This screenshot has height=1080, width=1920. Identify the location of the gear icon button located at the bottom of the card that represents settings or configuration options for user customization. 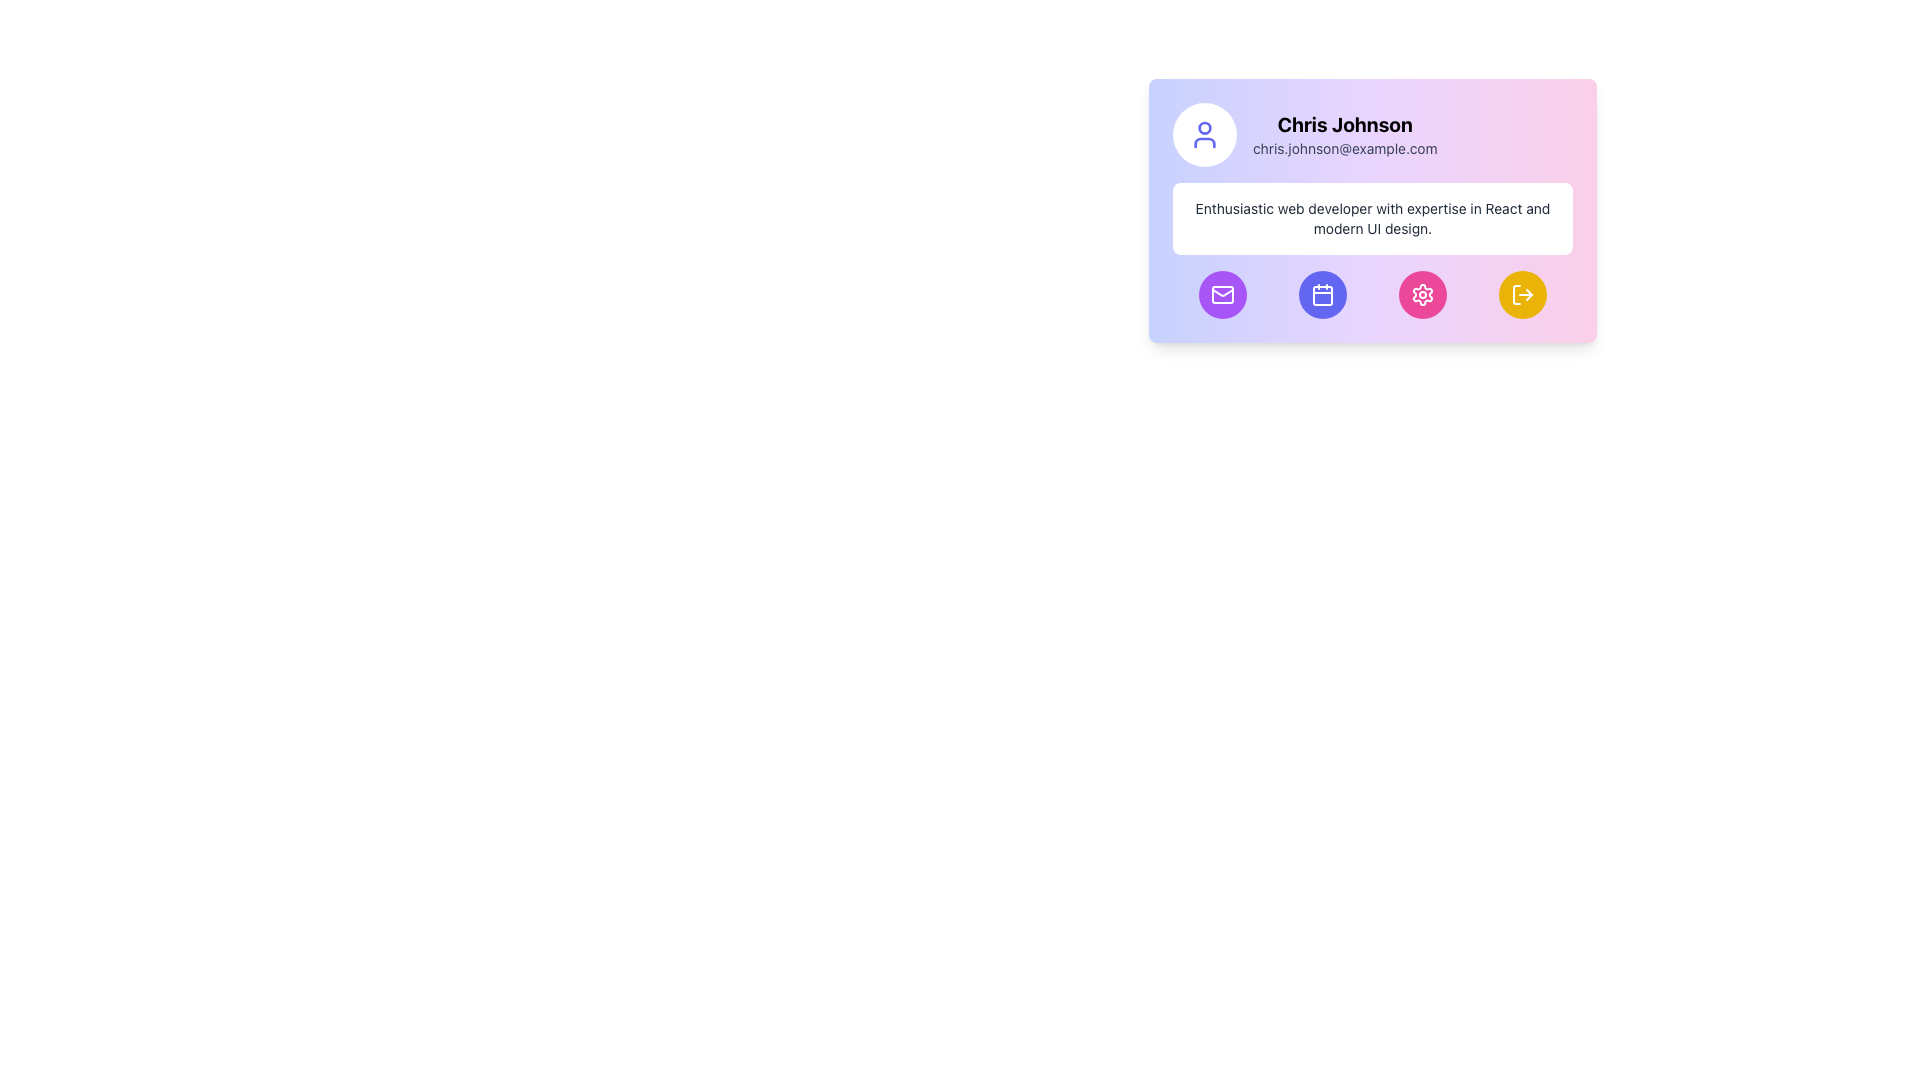
(1421, 294).